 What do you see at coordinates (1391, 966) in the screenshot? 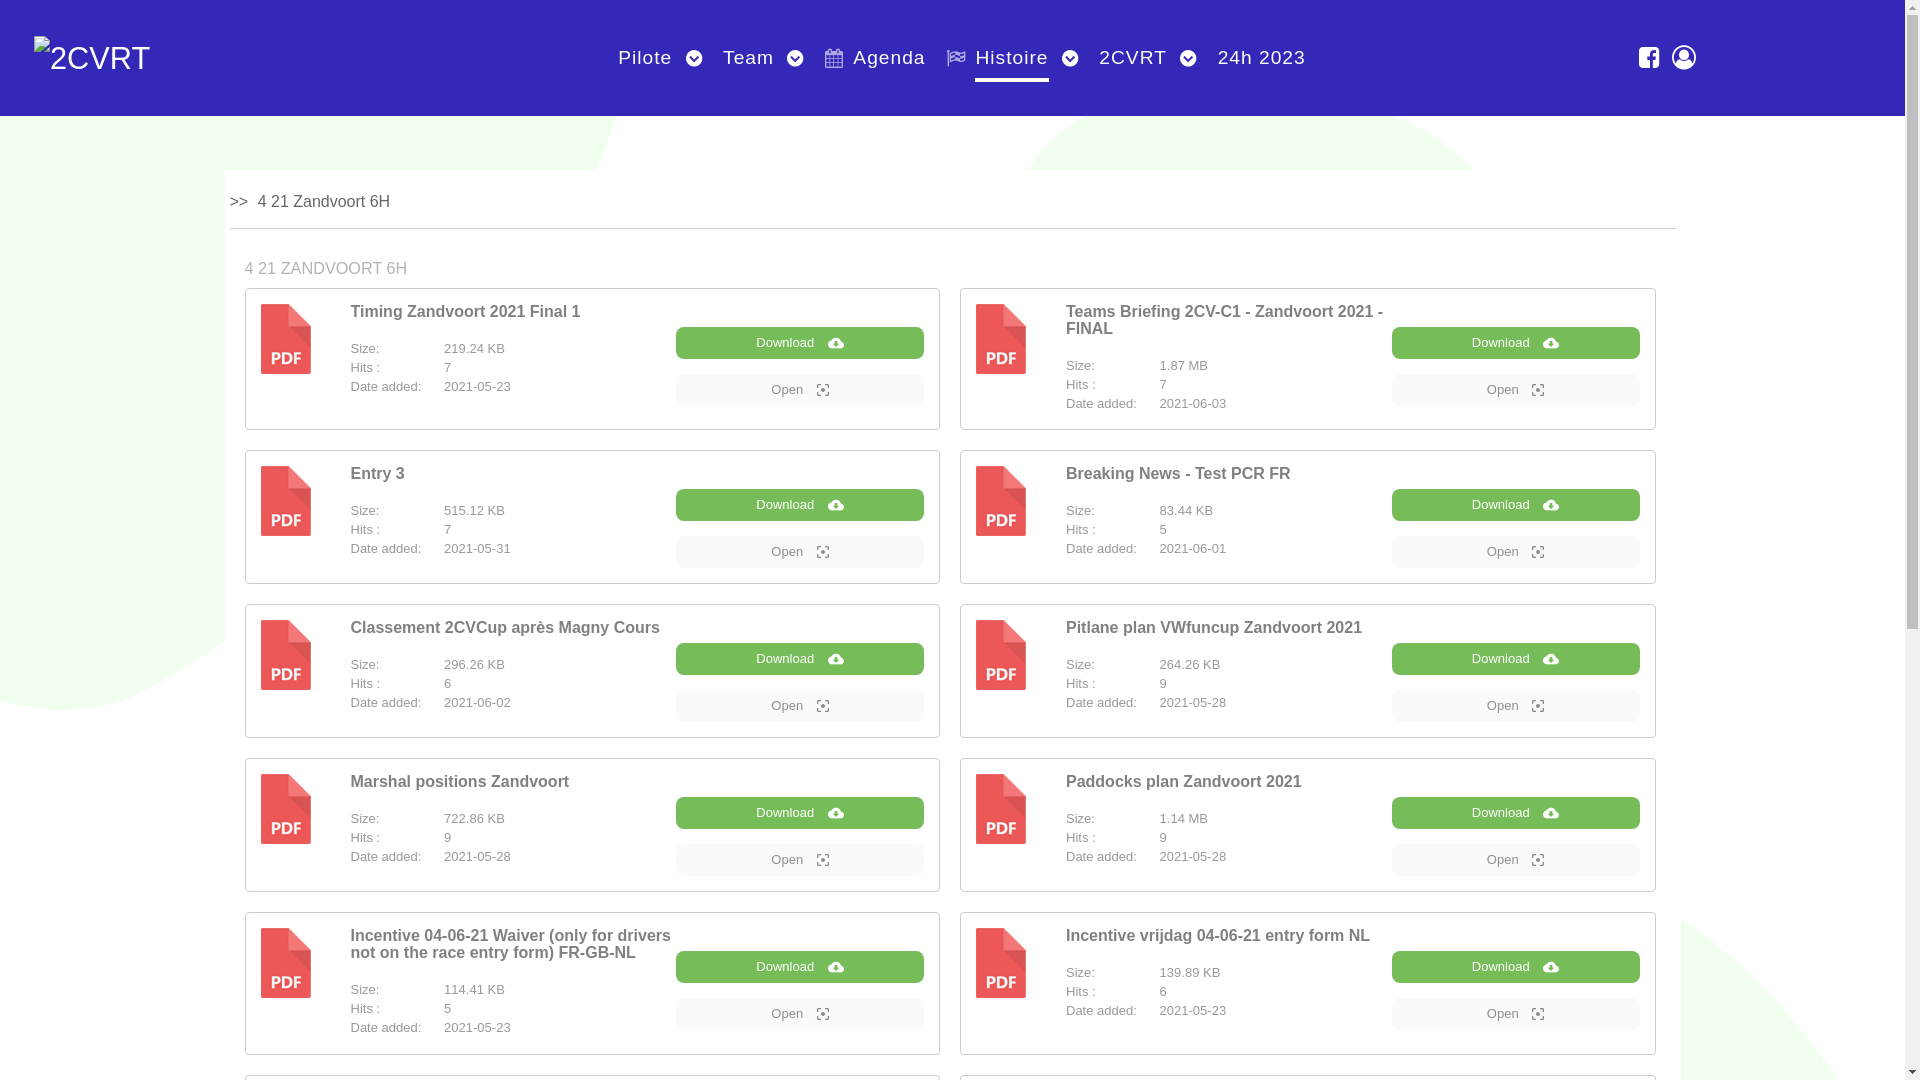
I see `'Download'` at bounding box center [1391, 966].